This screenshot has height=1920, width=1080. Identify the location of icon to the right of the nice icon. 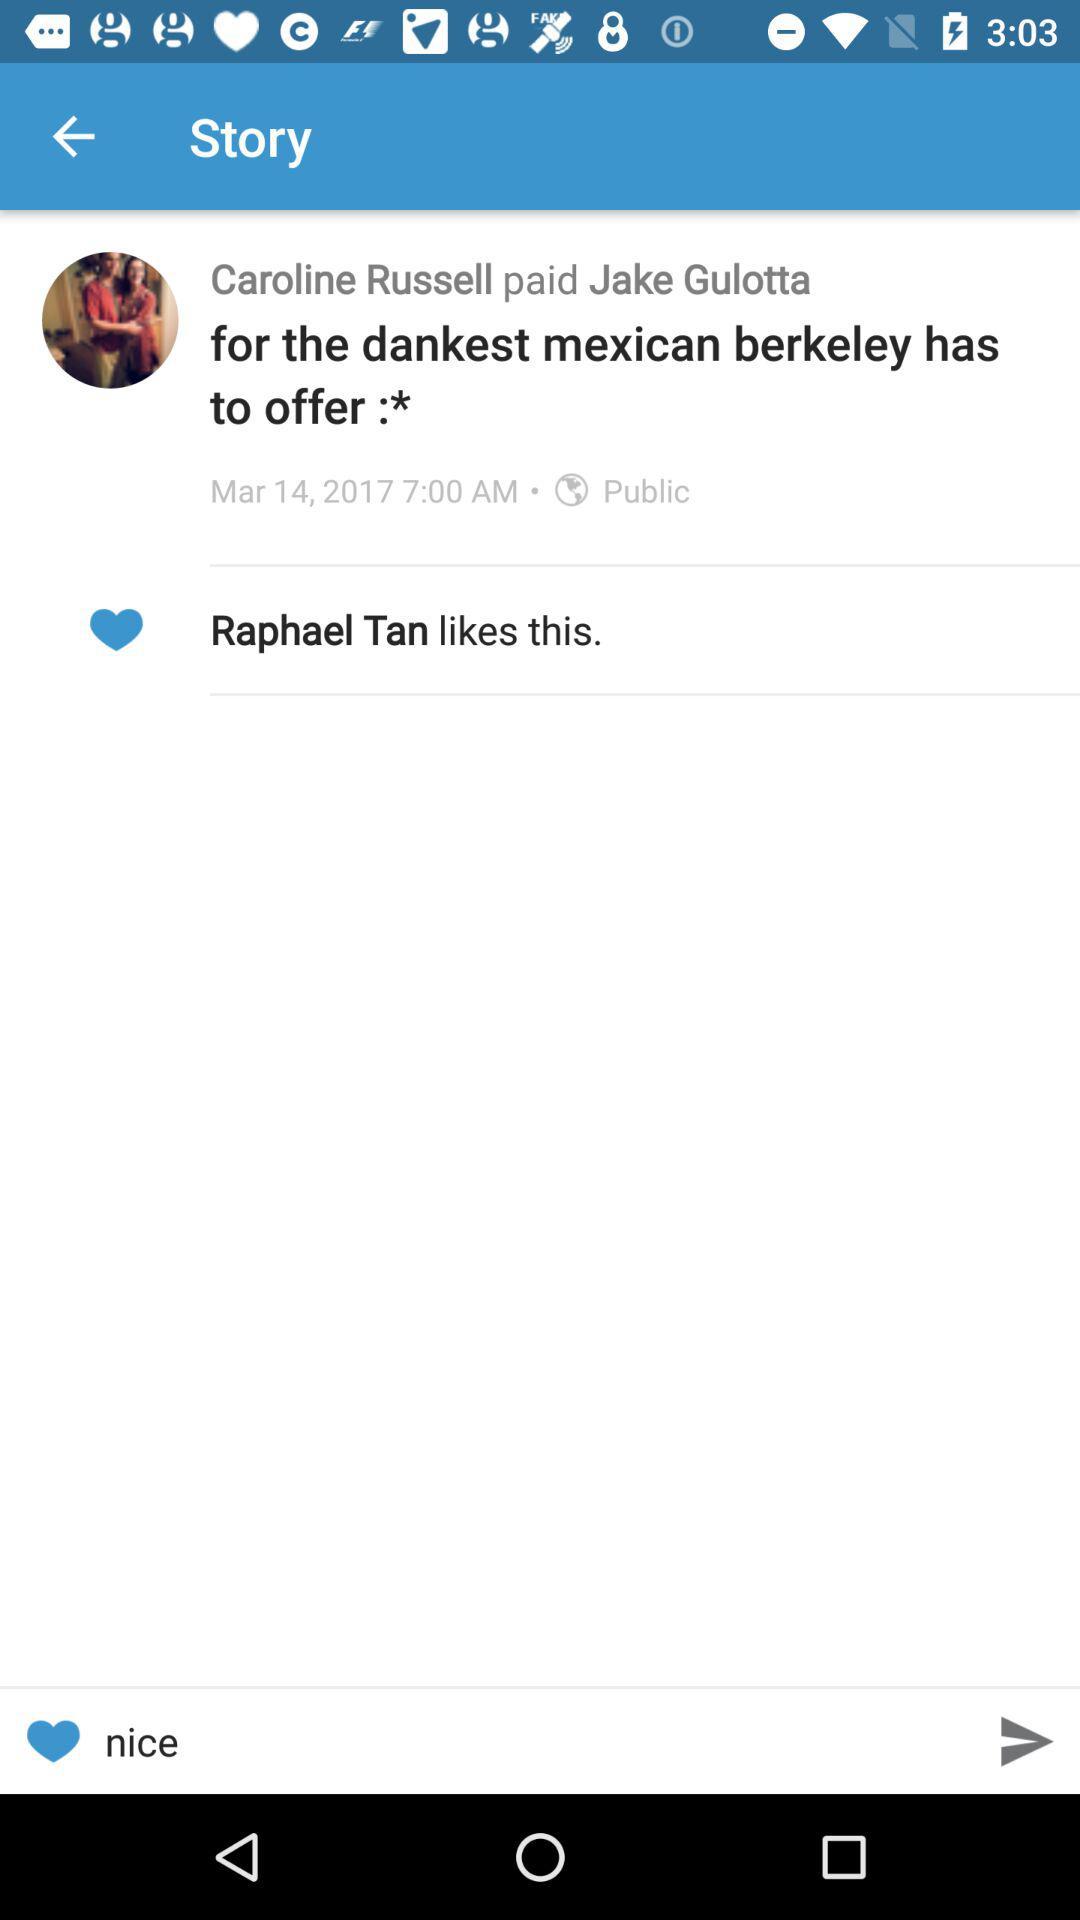
(1027, 1740).